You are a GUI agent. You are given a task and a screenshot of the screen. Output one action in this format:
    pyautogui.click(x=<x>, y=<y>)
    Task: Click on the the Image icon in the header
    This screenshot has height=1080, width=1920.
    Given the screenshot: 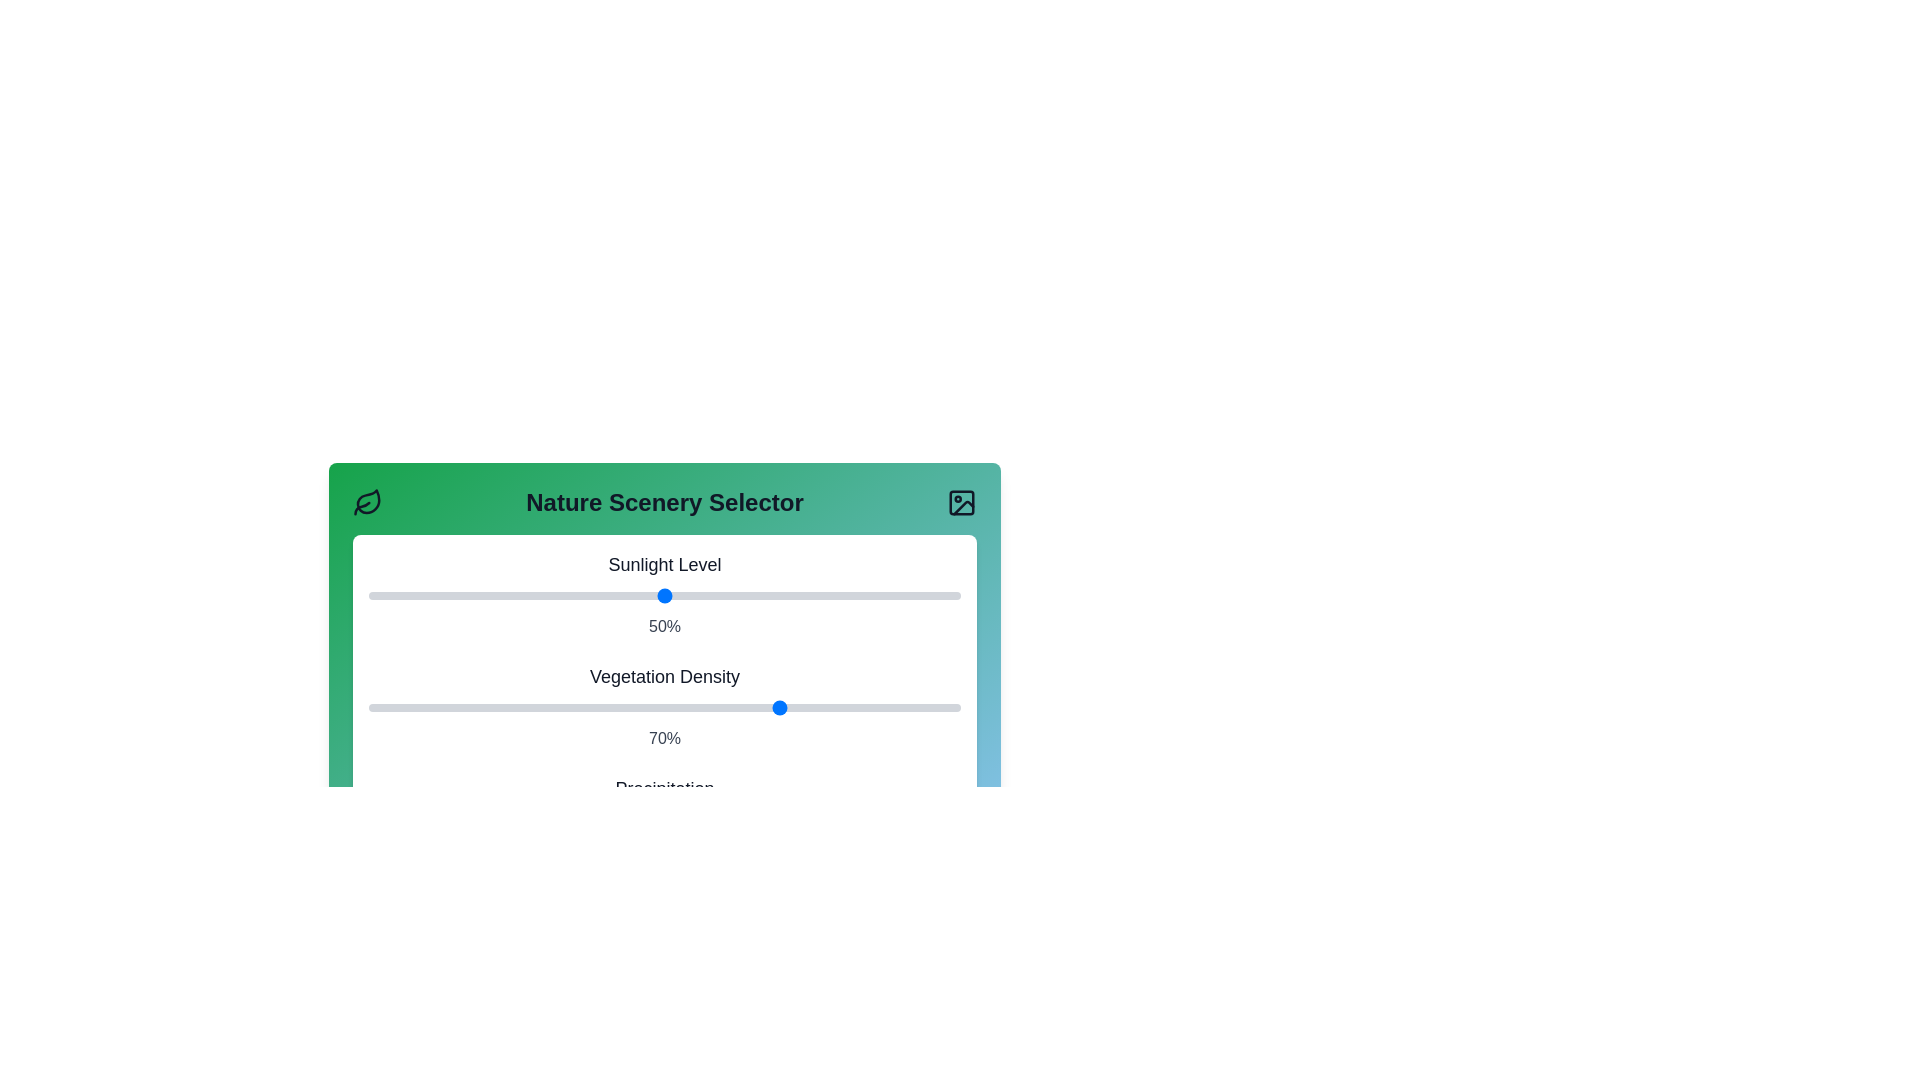 What is the action you would take?
    pyautogui.click(x=961, y=501)
    